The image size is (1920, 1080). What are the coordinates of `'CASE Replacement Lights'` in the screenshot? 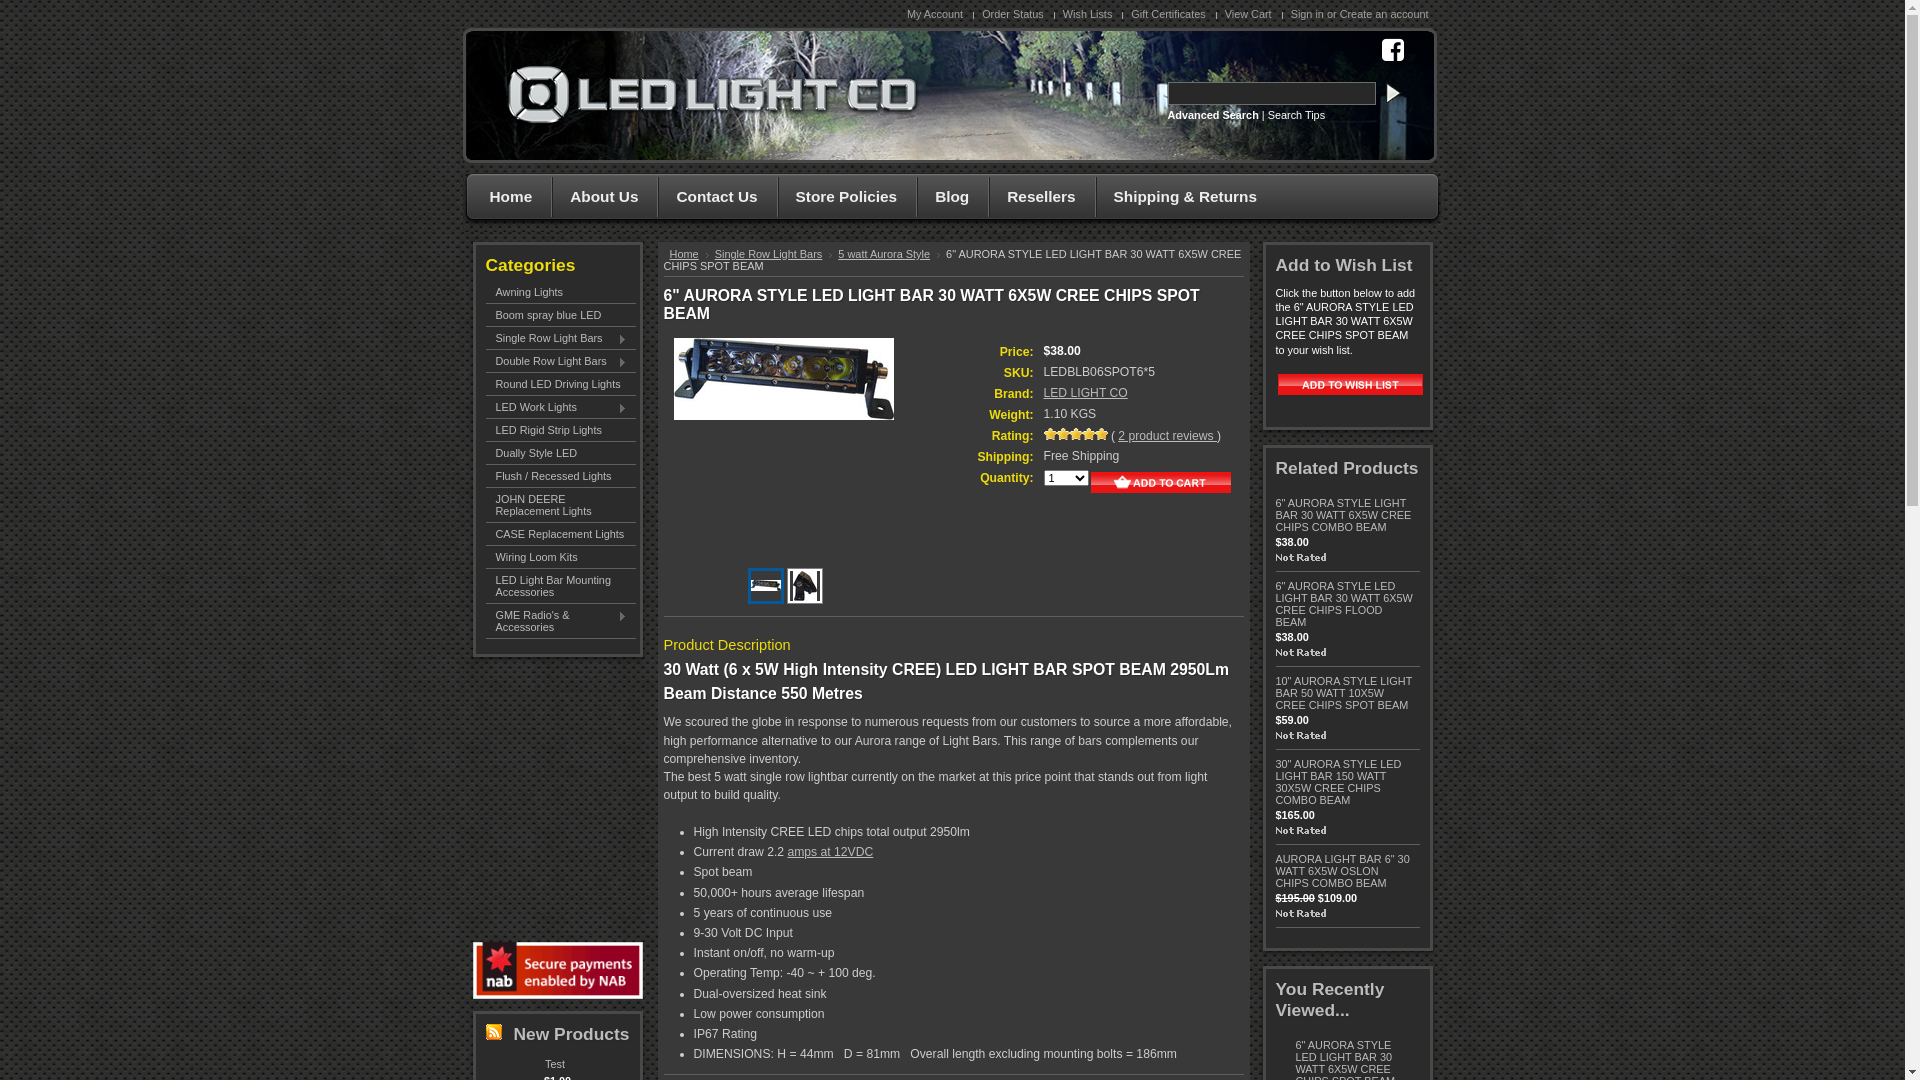 It's located at (560, 532).